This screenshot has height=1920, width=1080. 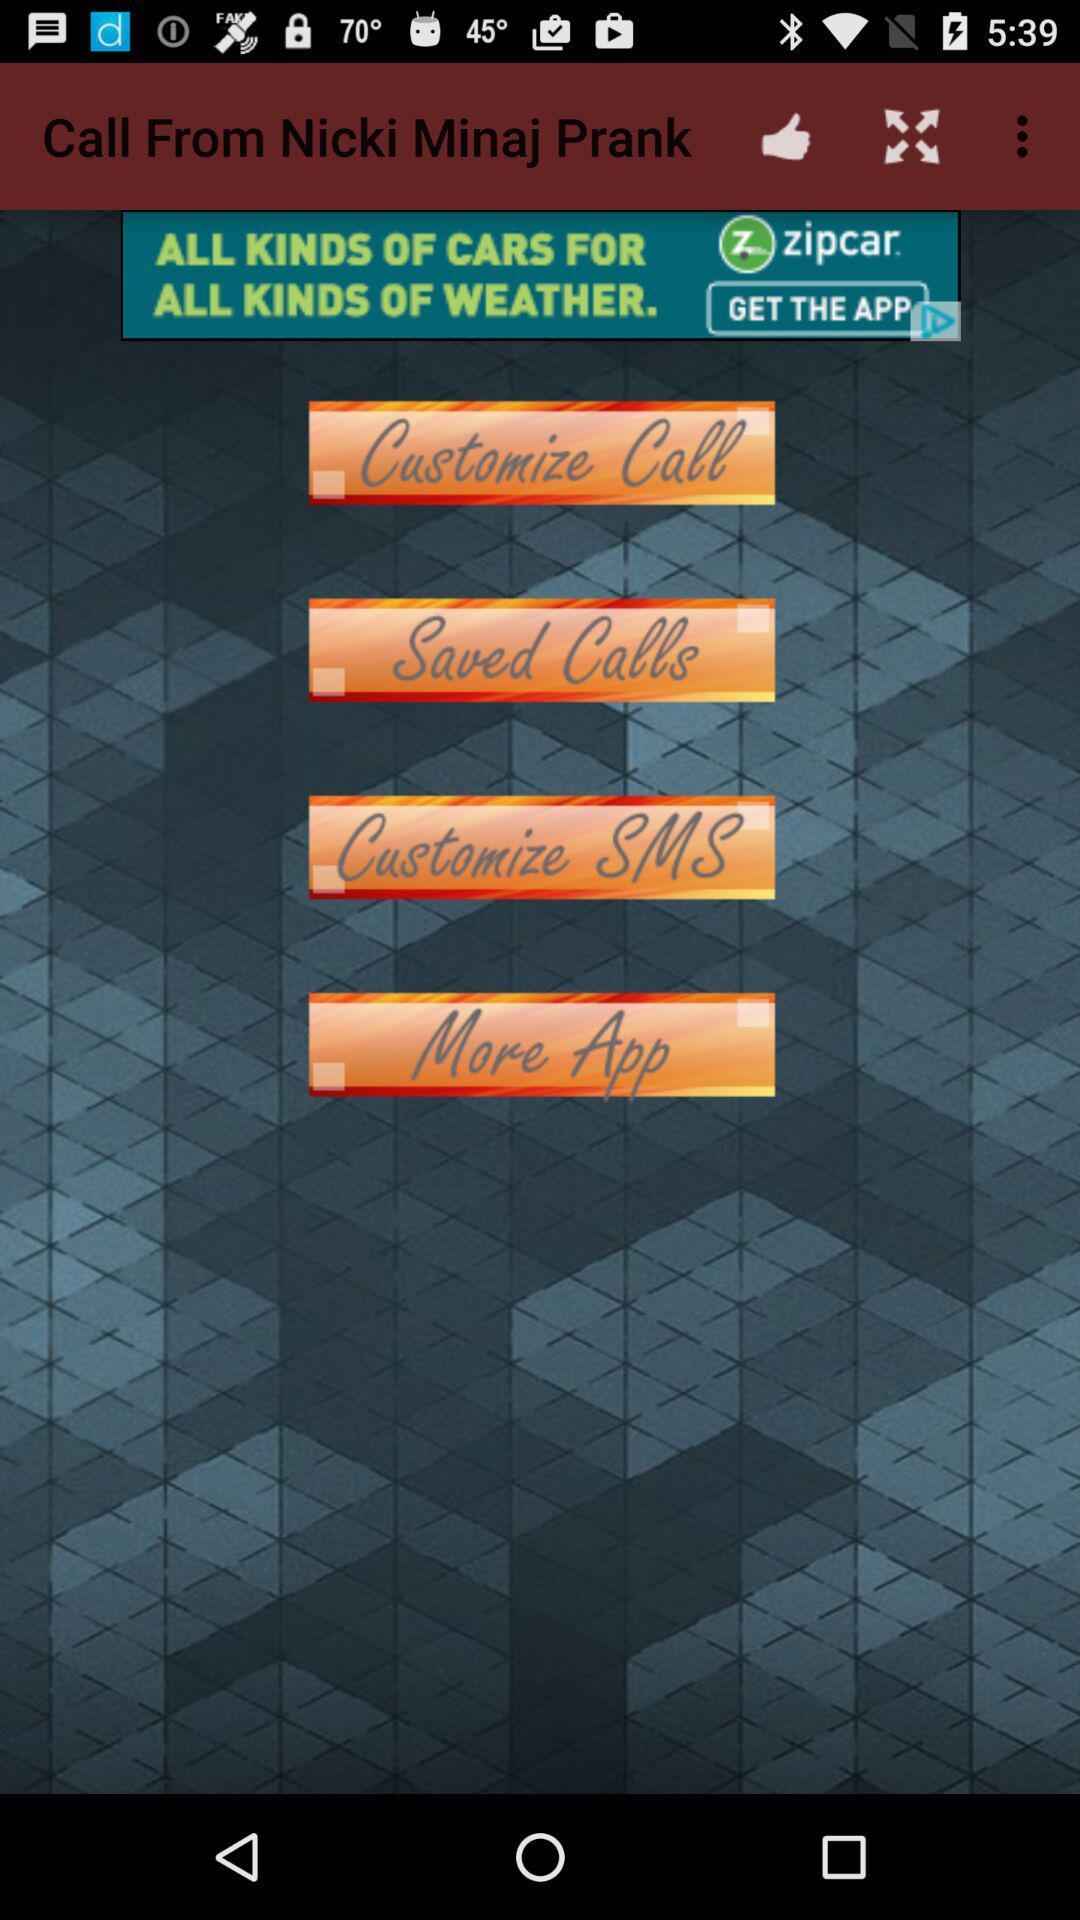 What do you see at coordinates (540, 1043) in the screenshot?
I see `more app` at bounding box center [540, 1043].